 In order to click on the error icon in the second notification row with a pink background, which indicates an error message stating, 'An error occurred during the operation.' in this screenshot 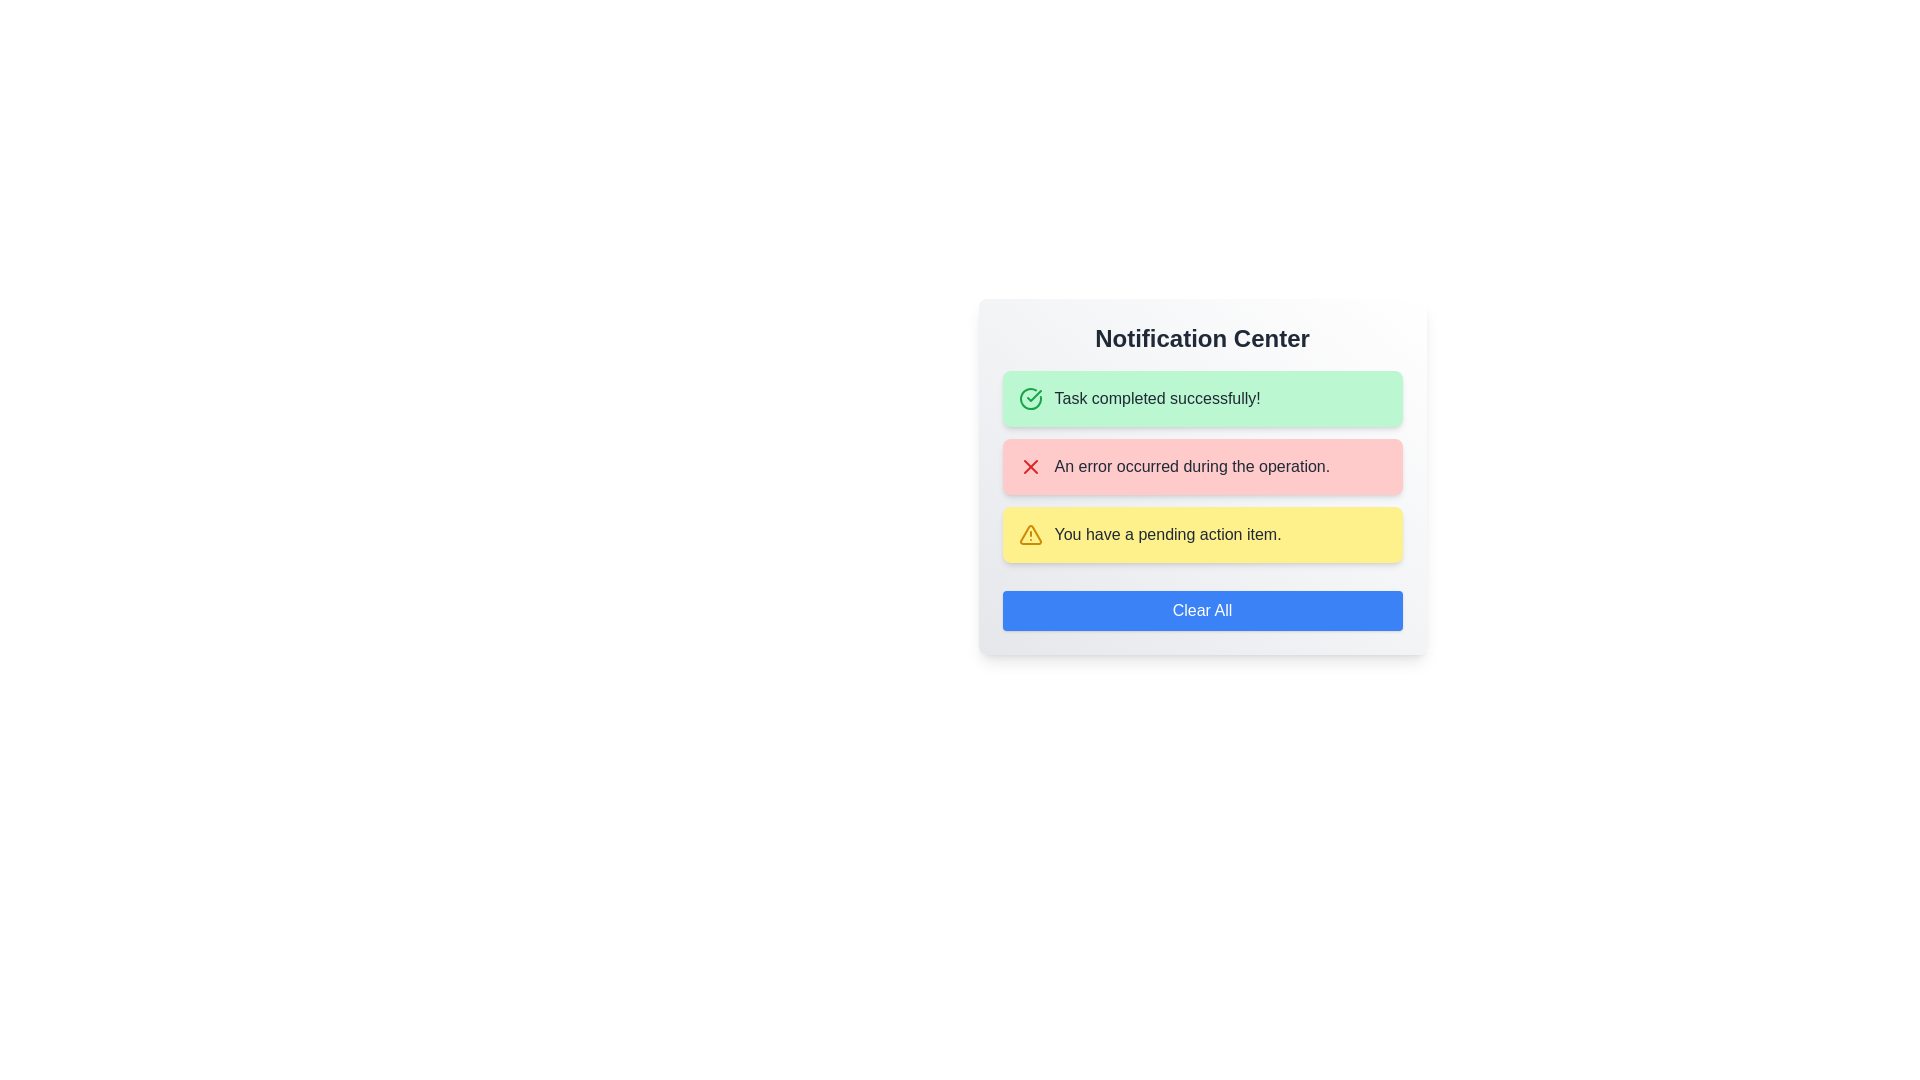, I will do `click(1030, 466)`.